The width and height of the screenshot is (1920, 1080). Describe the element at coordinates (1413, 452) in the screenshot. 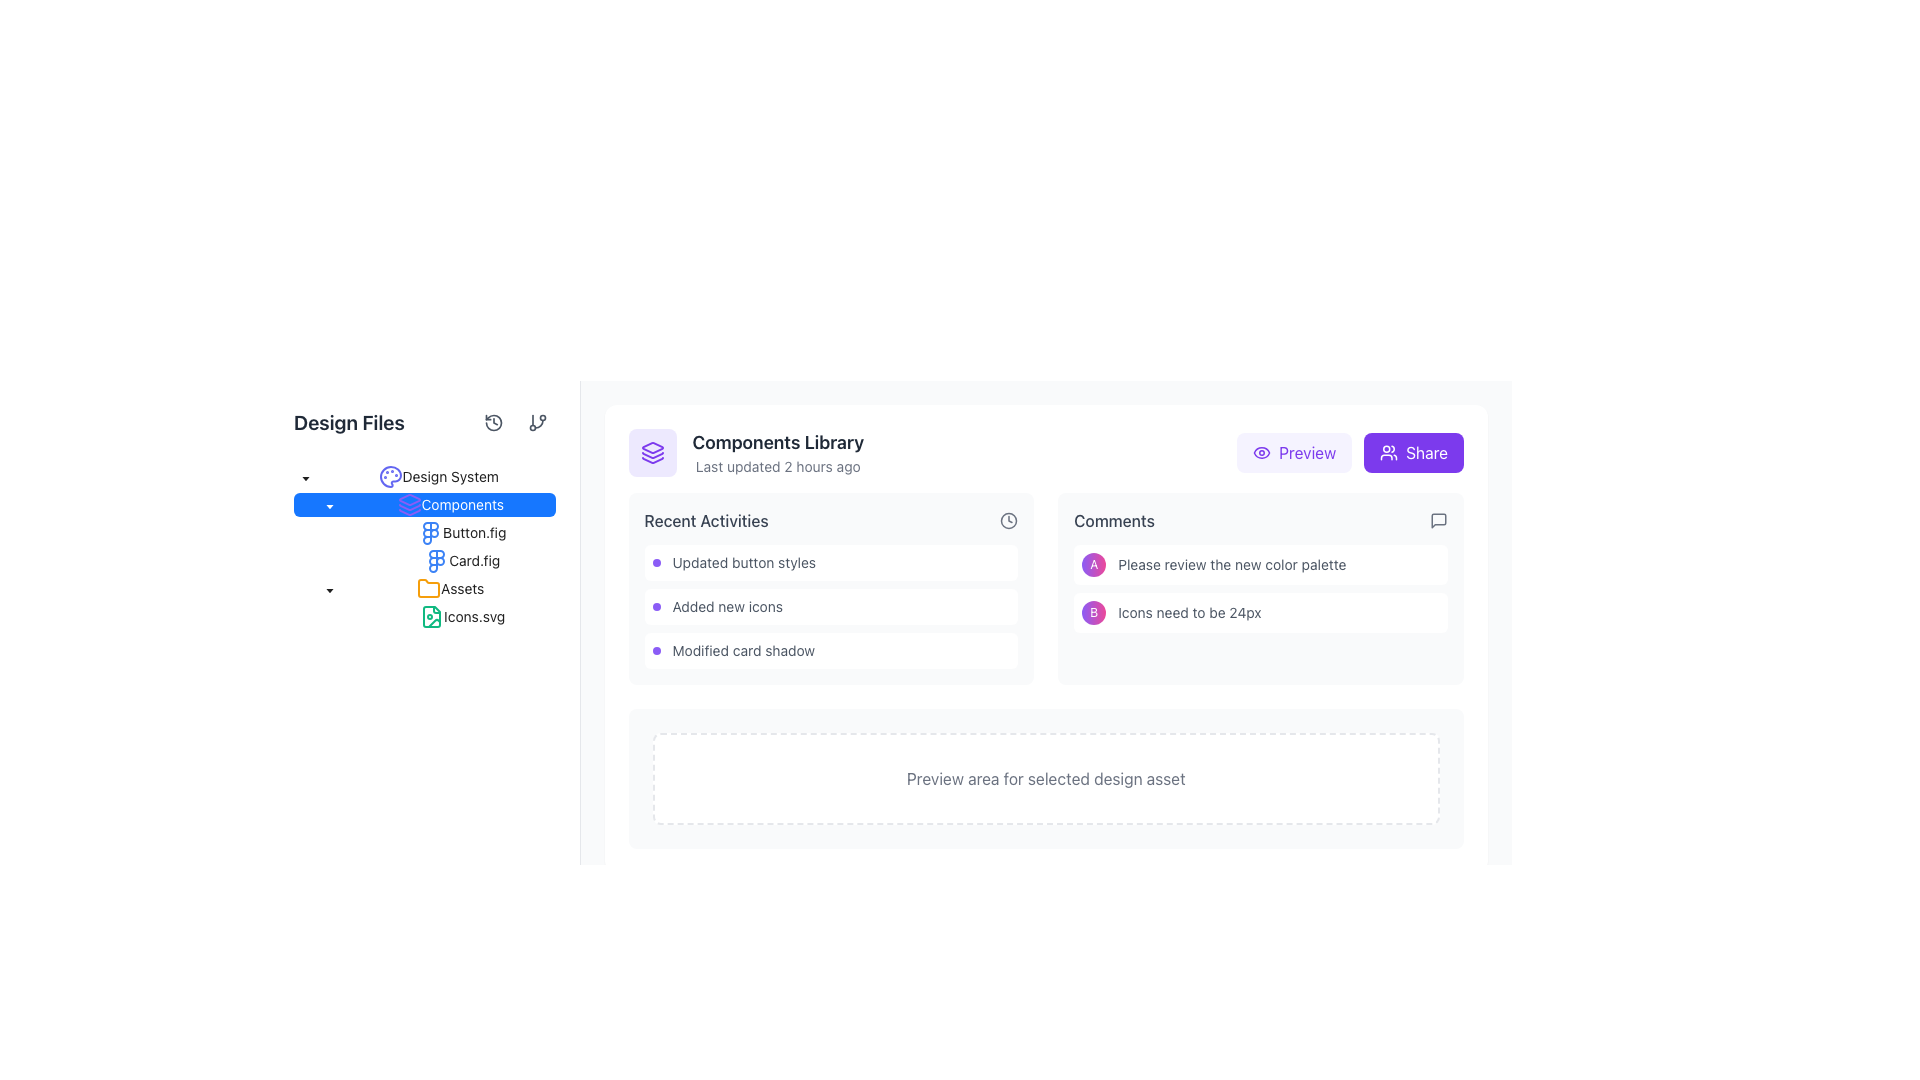

I see `the 'Share' button with a violet background and rounded corners, located in the top-right section of the interface, to initiate sharing` at that location.